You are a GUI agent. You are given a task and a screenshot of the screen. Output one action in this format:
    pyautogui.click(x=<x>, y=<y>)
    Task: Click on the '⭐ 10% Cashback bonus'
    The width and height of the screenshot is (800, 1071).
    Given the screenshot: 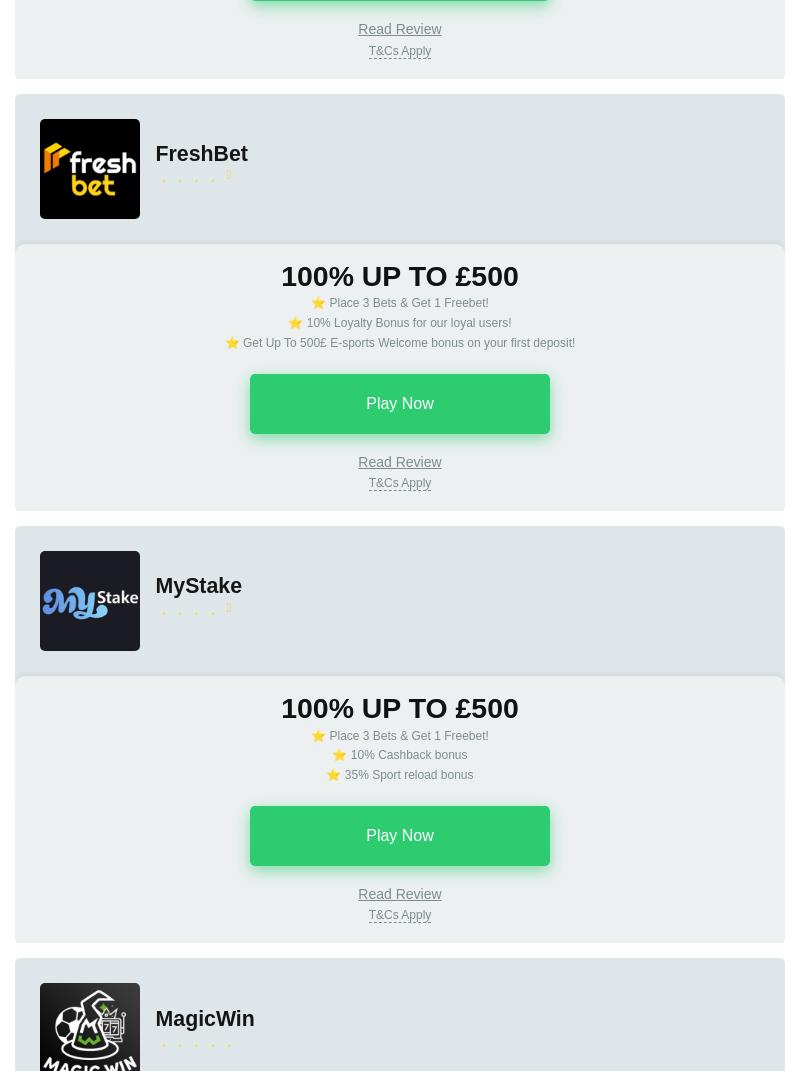 What is the action you would take?
    pyautogui.click(x=398, y=754)
    